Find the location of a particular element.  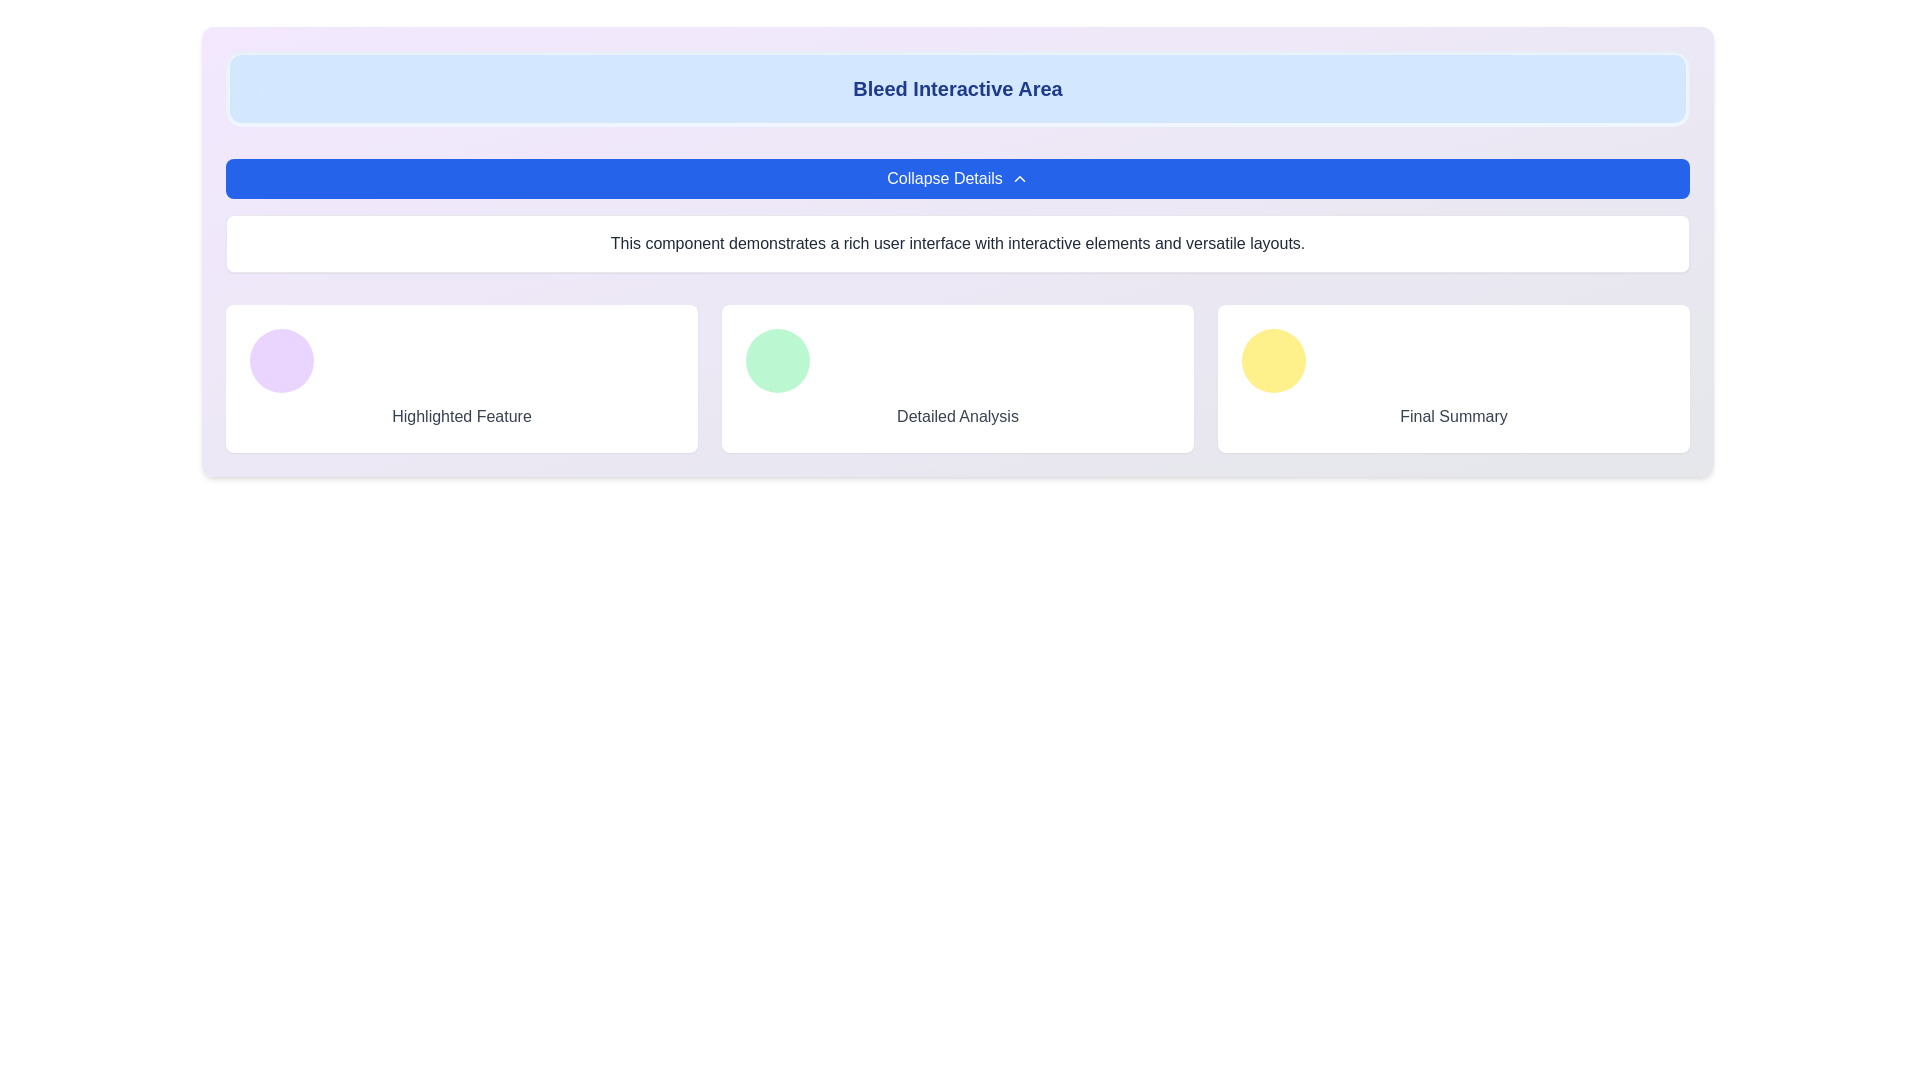

the circular decorative element with a yellow background located in the 'Final Summary' card on the right side of the panel row is located at coordinates (1272, 361).